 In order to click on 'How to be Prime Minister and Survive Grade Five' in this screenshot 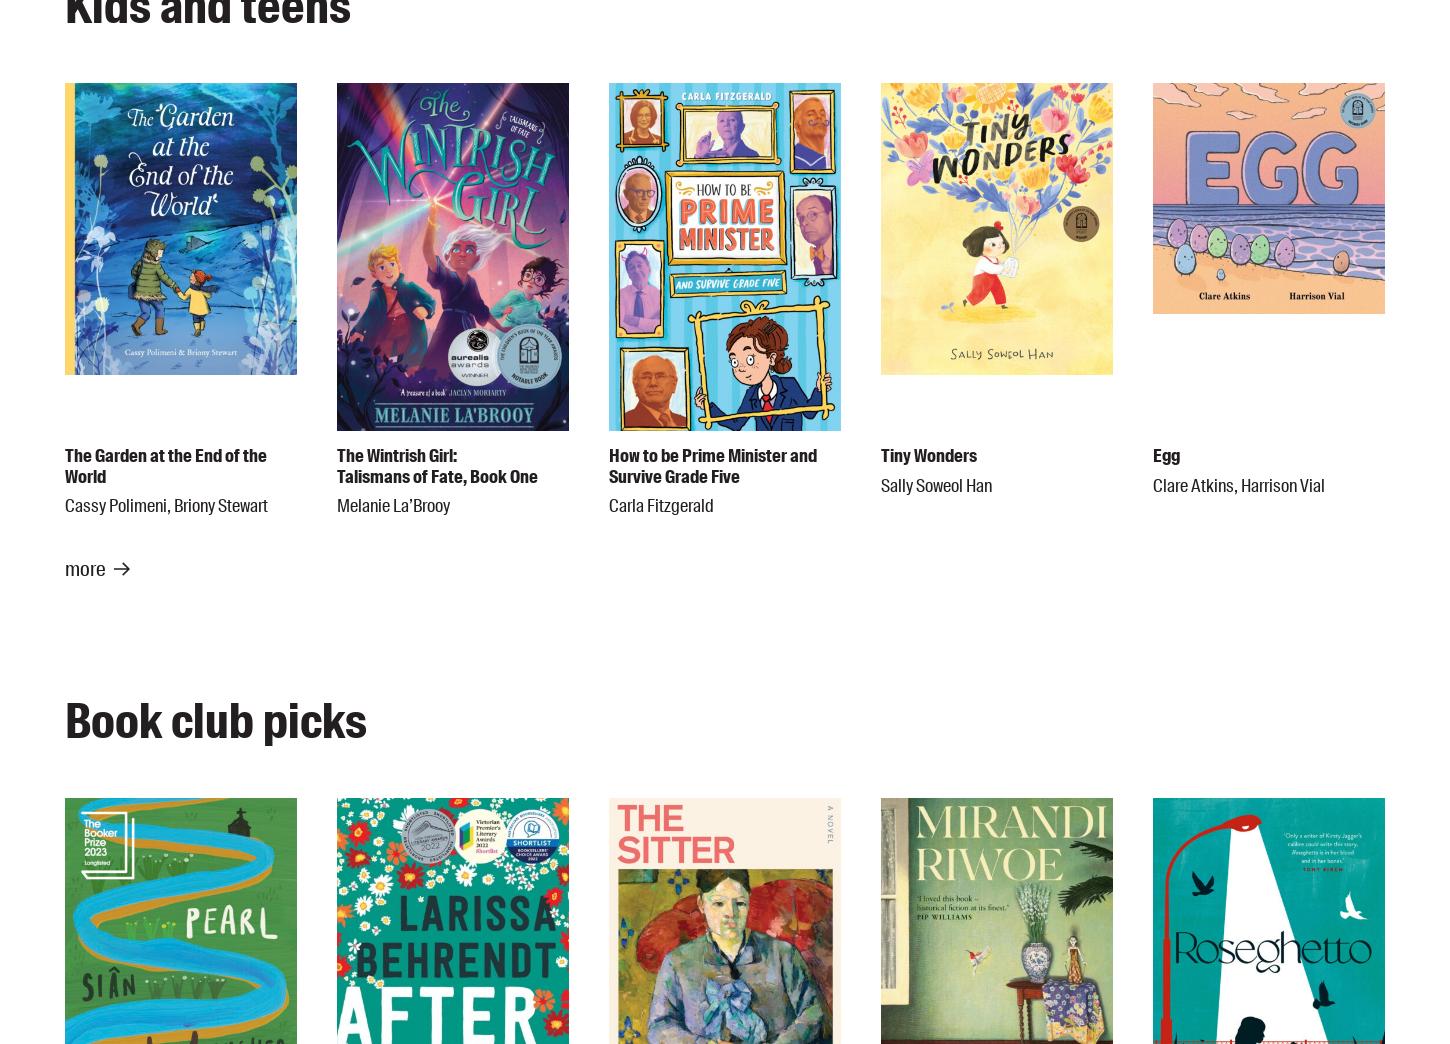, I will do `click(711, 465)`.